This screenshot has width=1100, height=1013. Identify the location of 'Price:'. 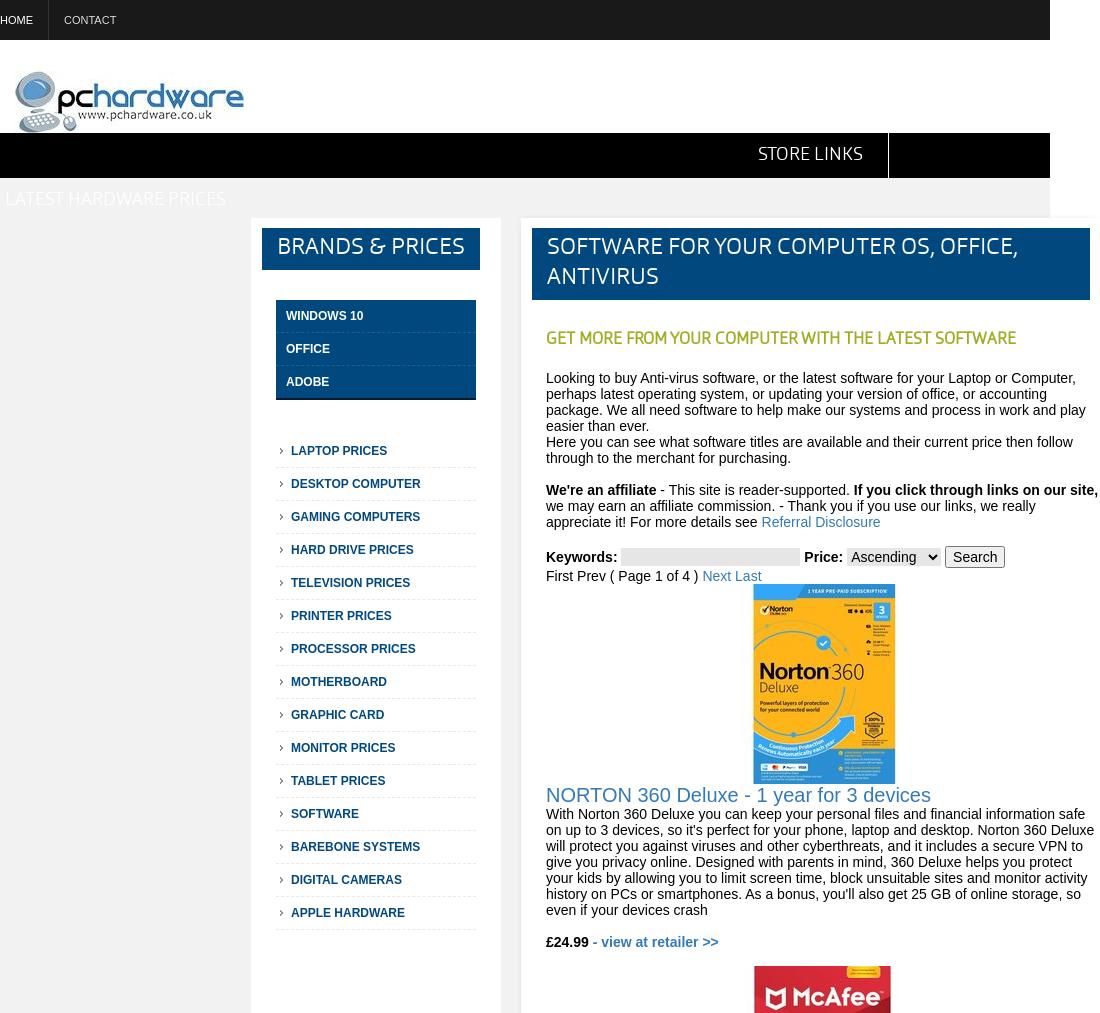
(823, 557).